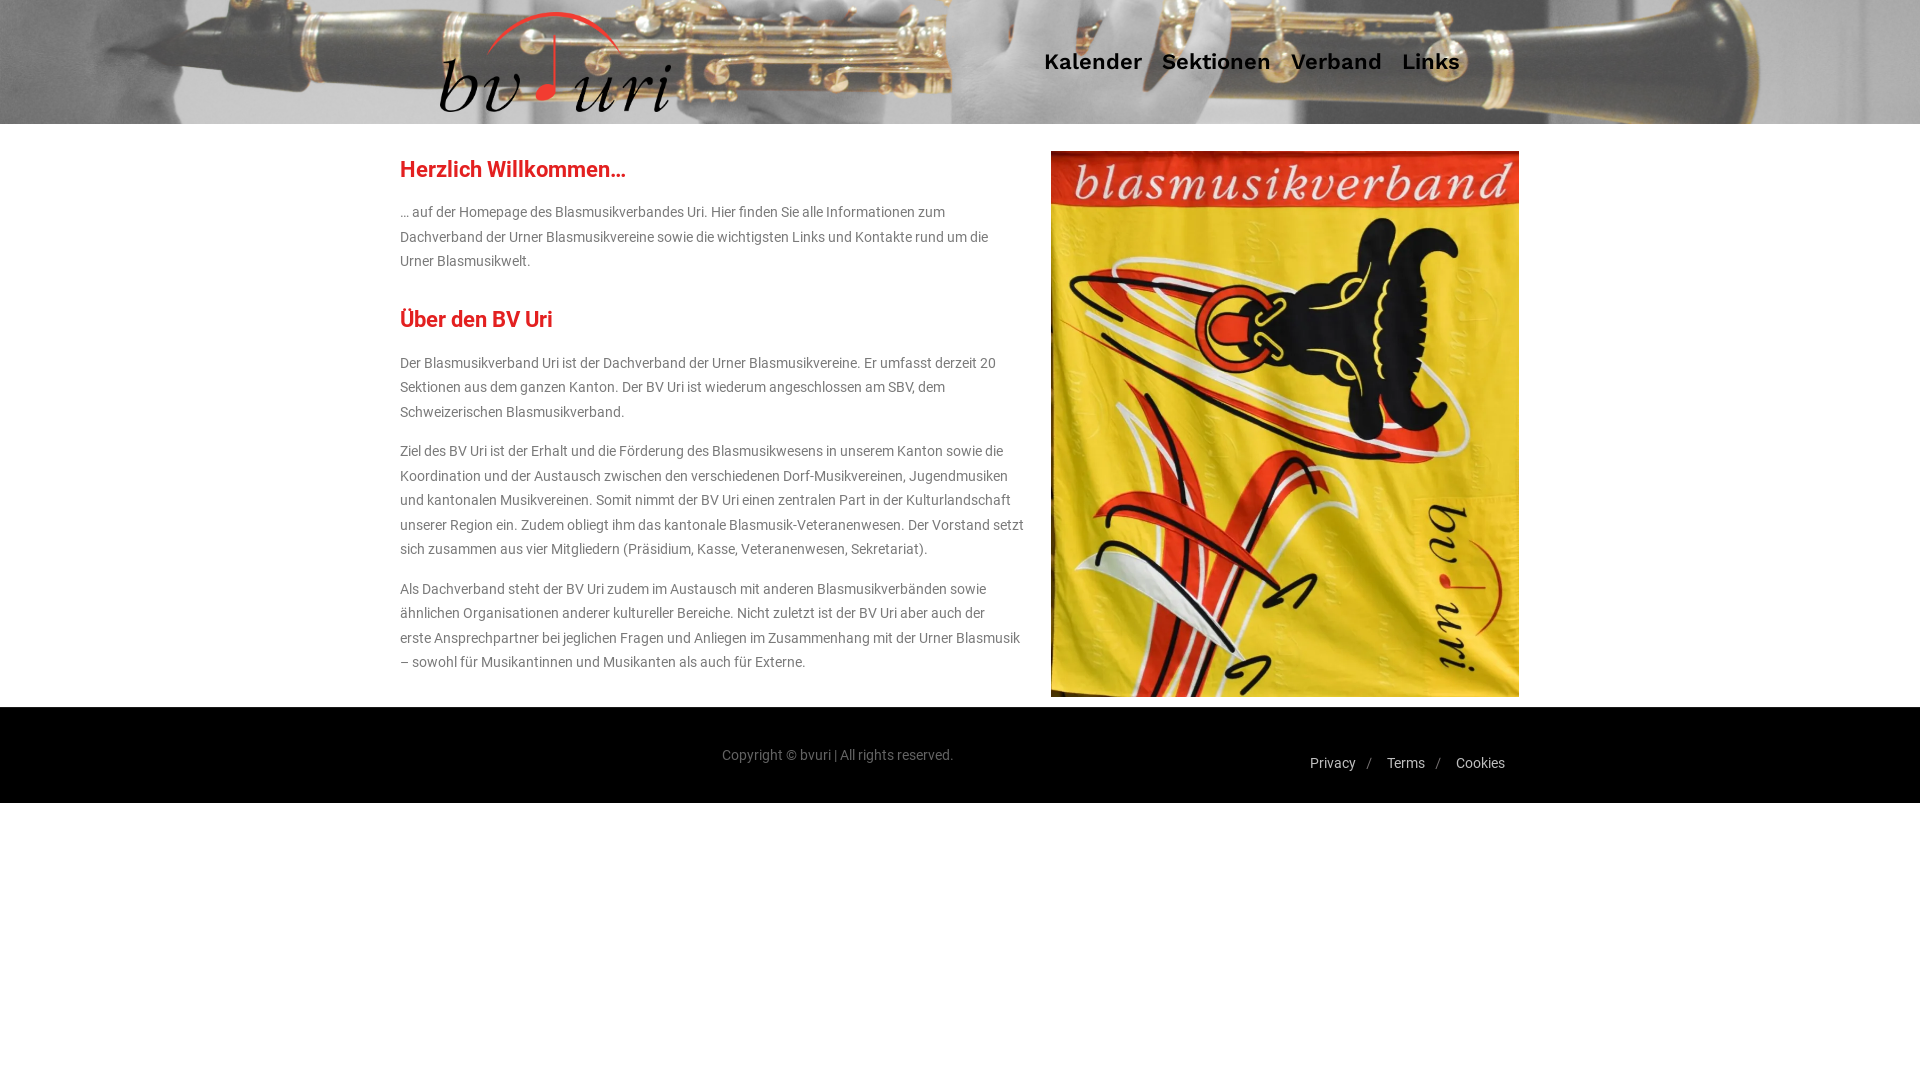  I want to click on 'Verband', so click(1281, 60).